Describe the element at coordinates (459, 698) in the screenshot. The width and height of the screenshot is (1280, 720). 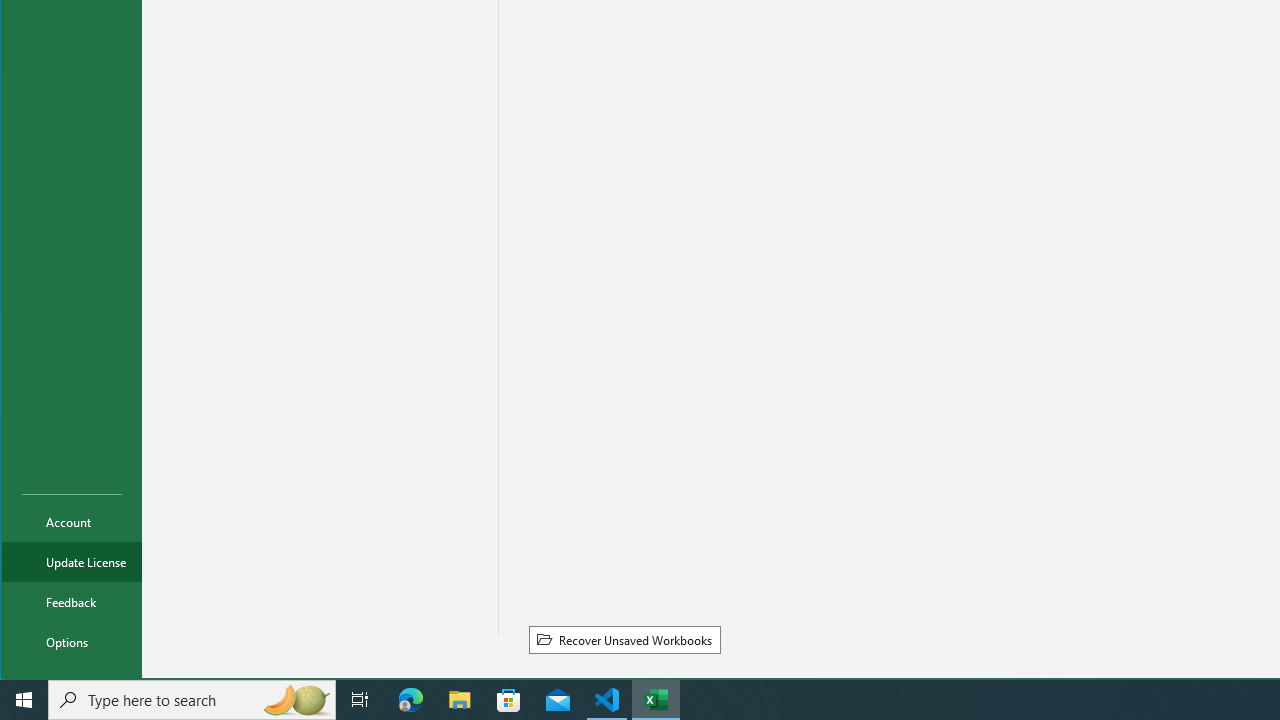
I see `'File Explorer'` at that location.